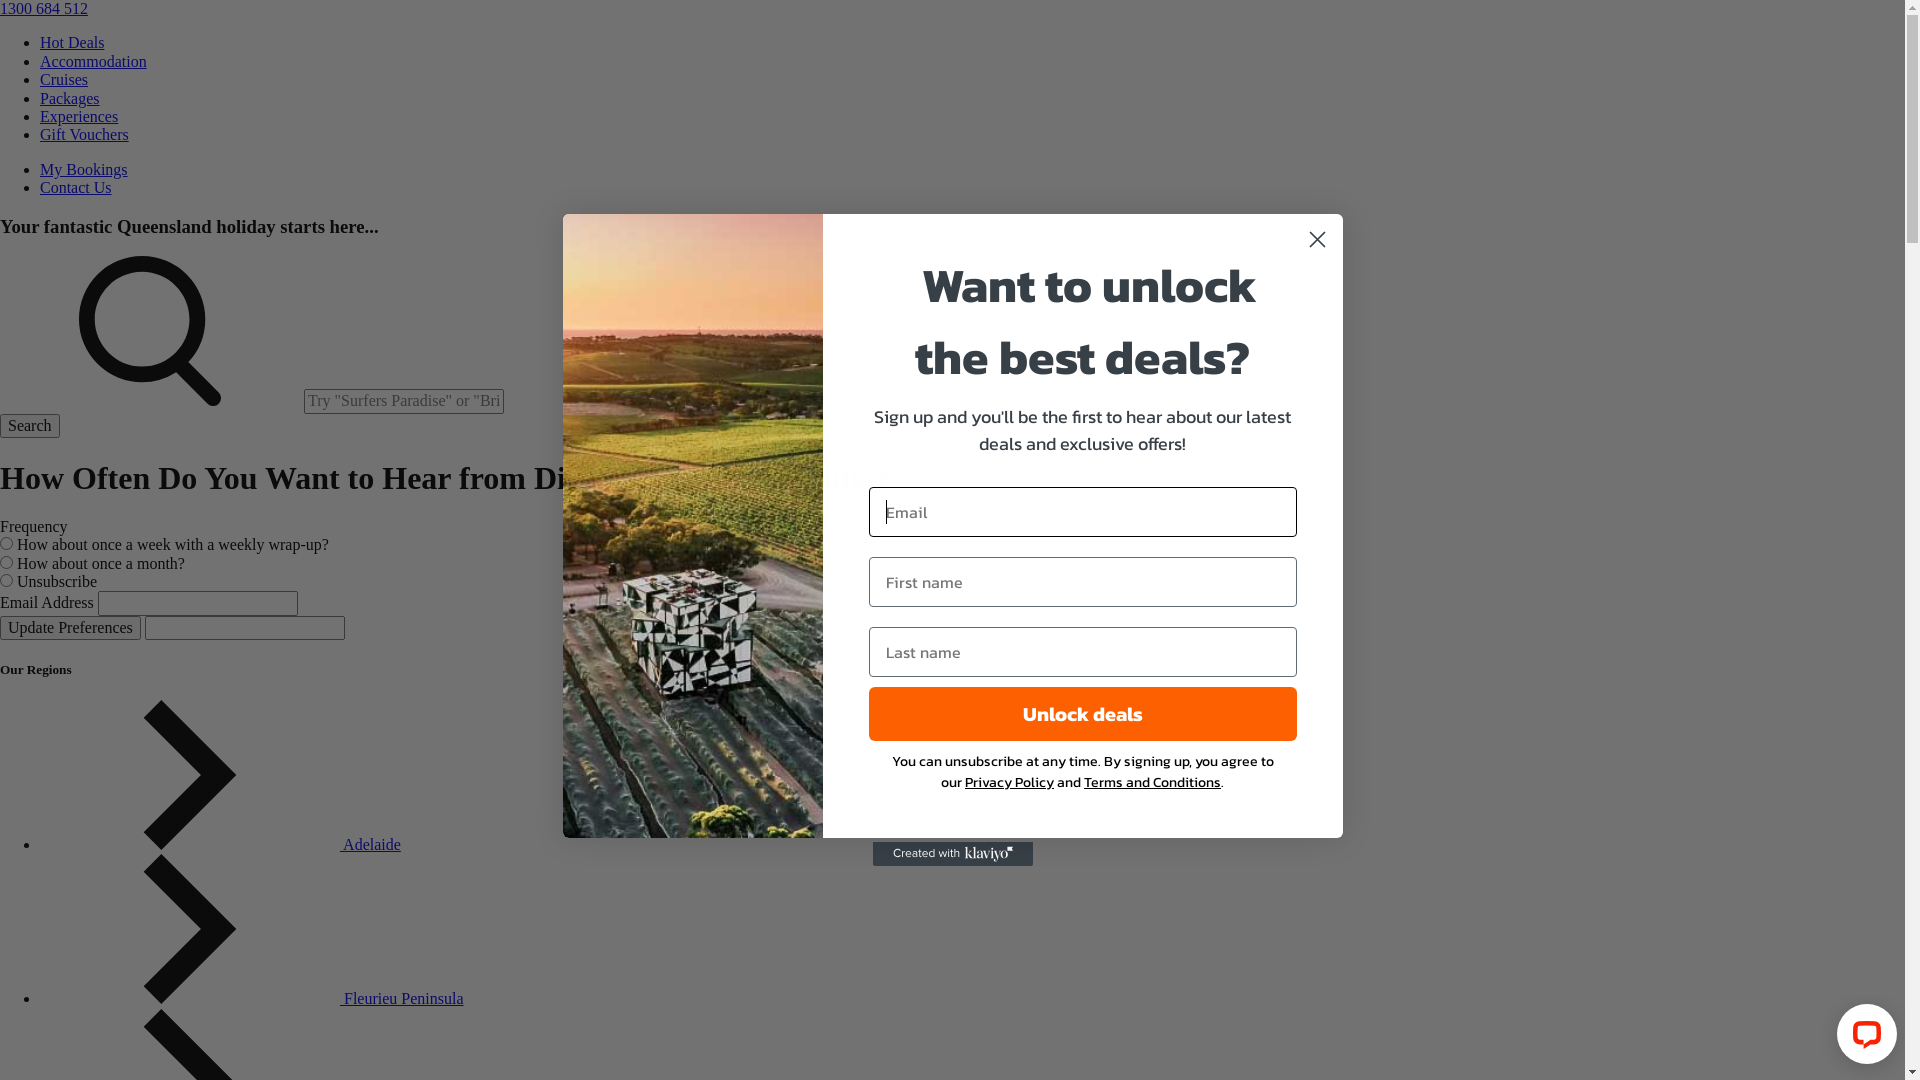 The image size is (1920, 1080). I want to click on 'Adelaide', so click(220, 844).